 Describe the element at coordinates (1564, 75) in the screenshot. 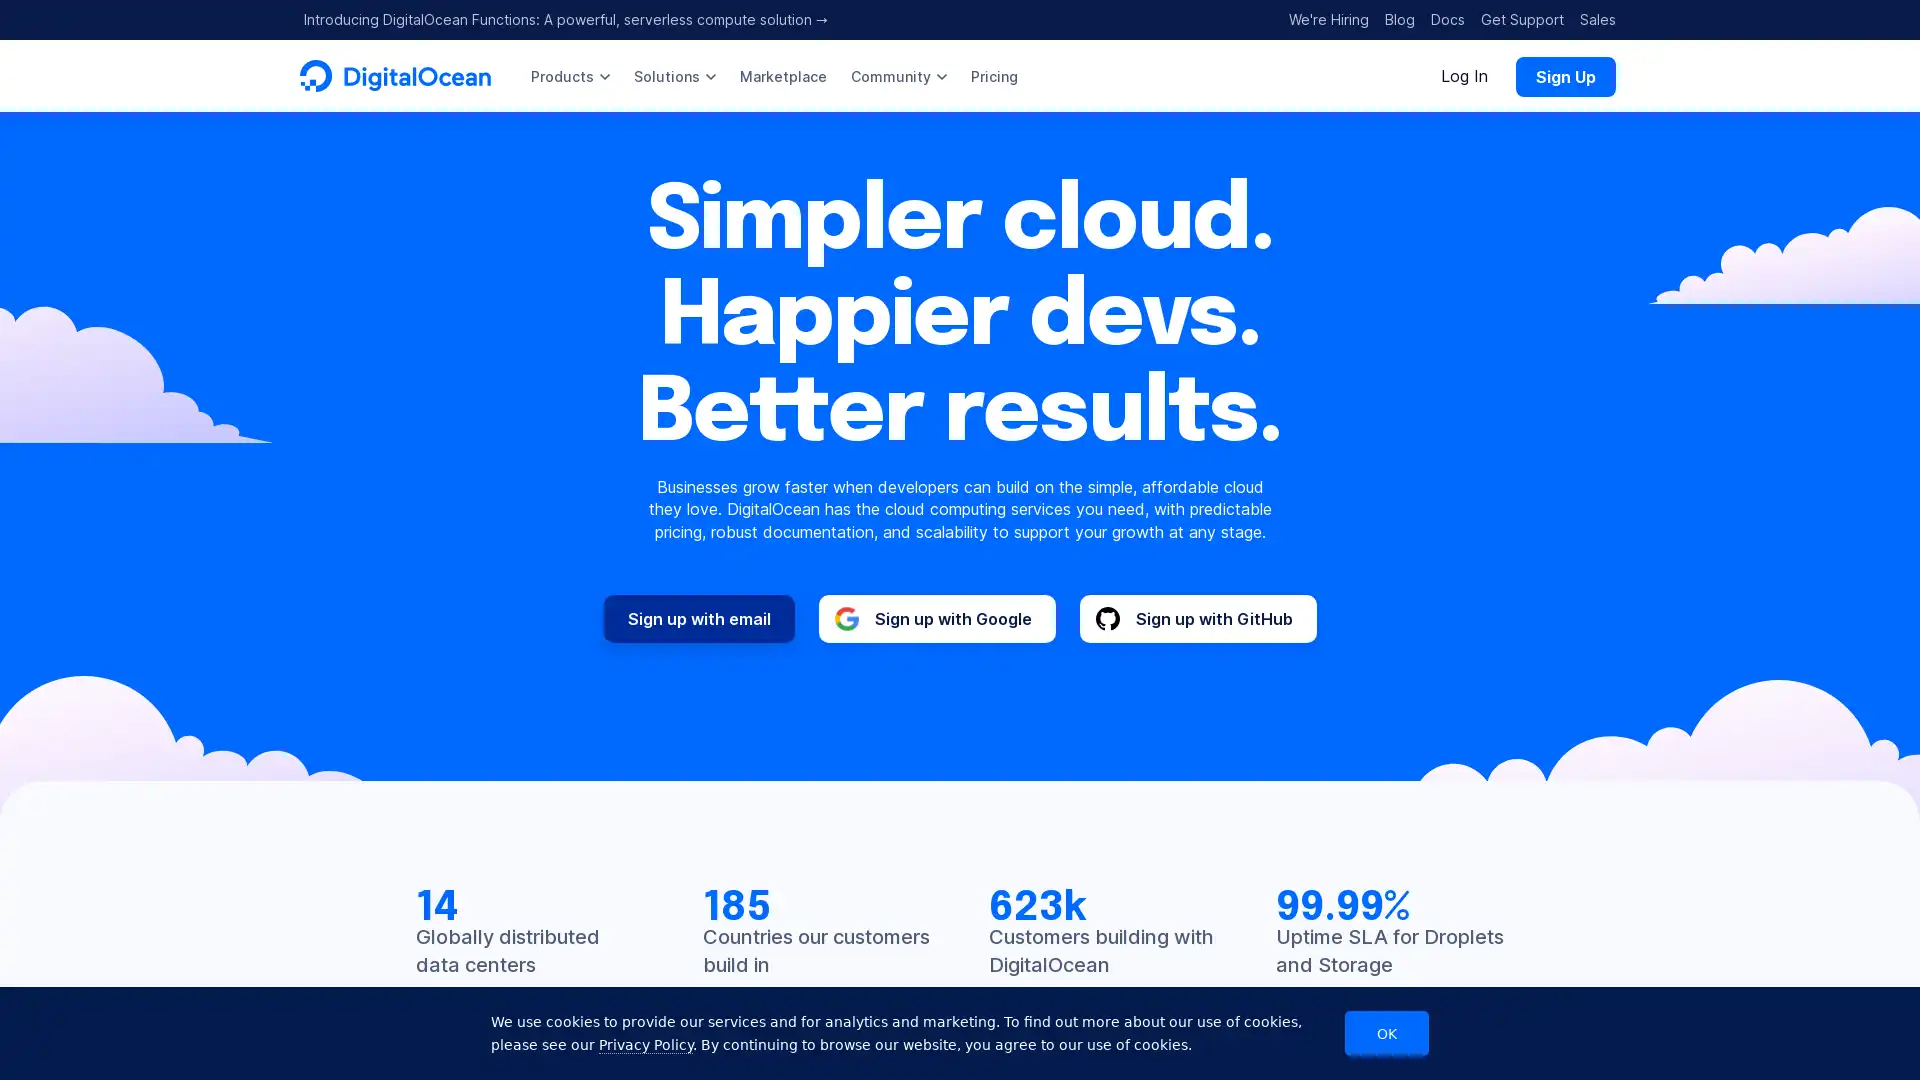

I see `Sign Up` at that location.